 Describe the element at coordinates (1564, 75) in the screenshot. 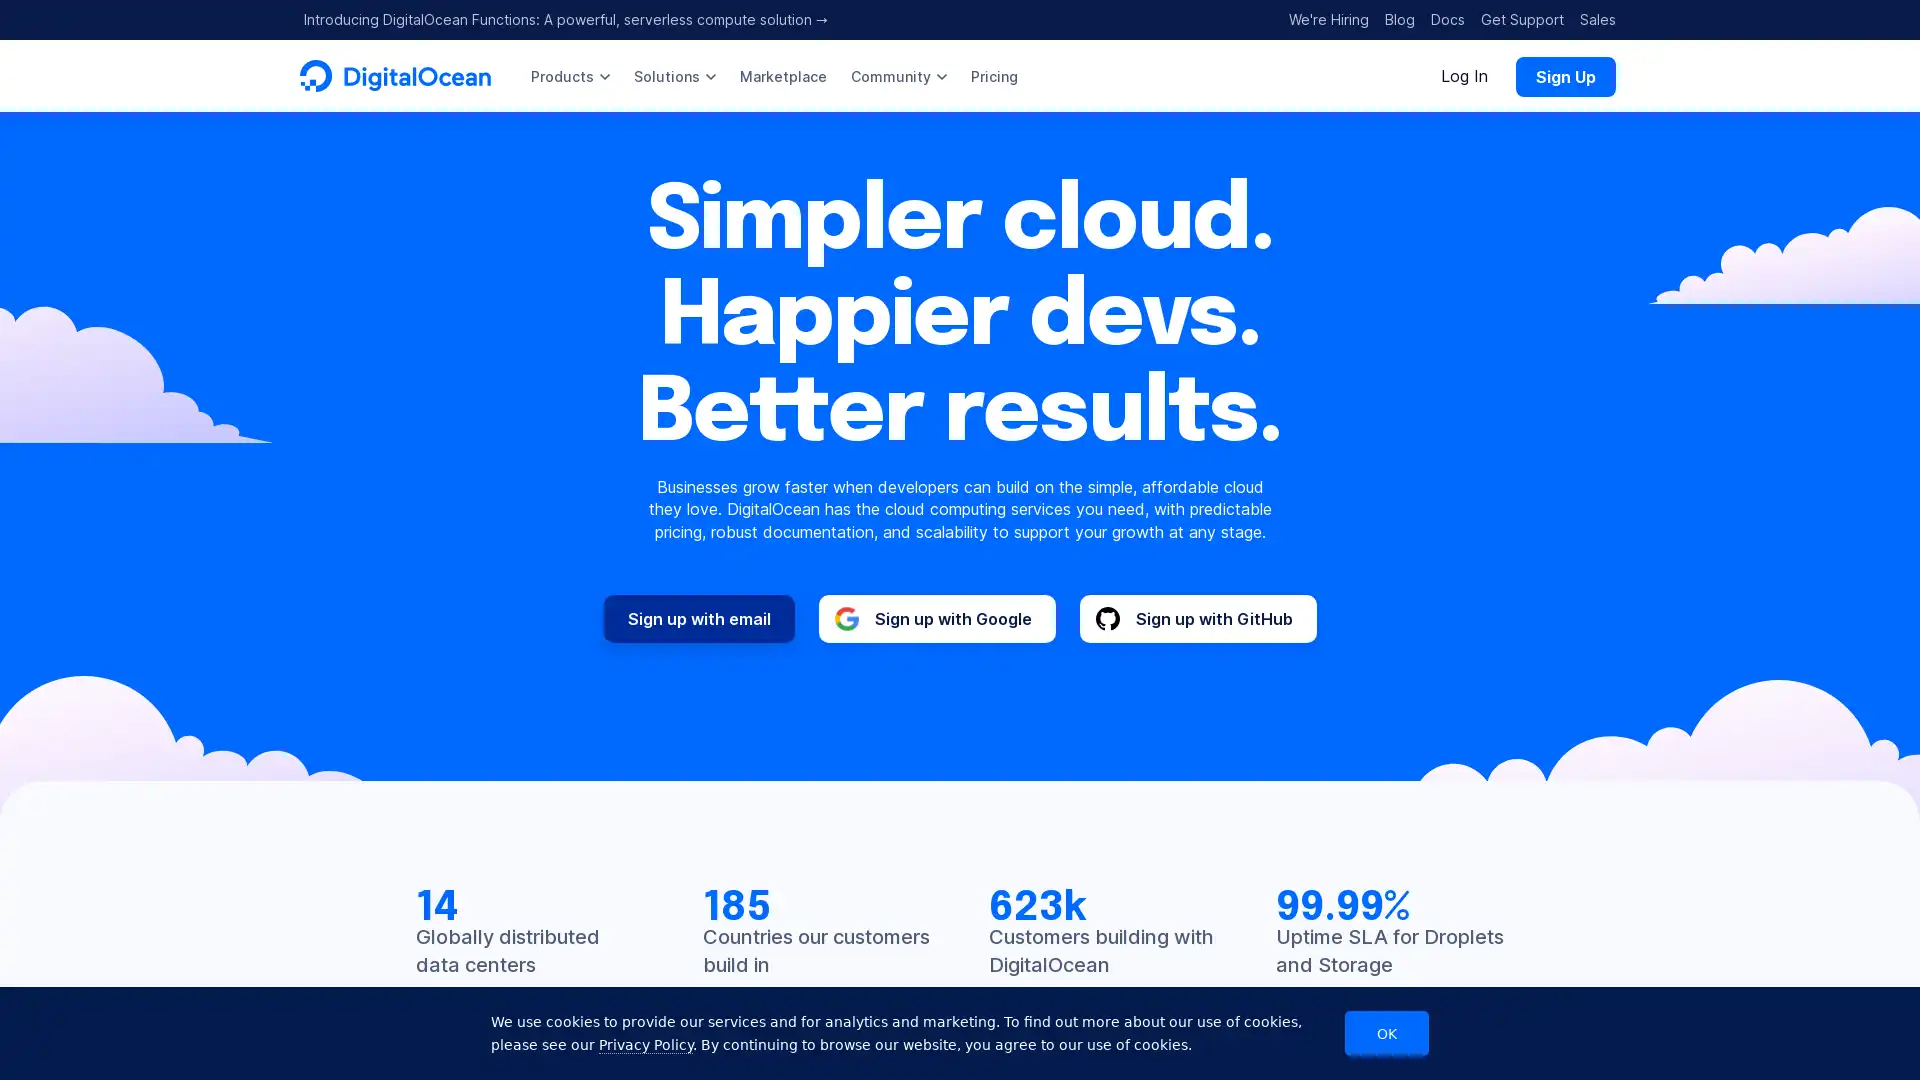

I see `Sign Up` at that location.